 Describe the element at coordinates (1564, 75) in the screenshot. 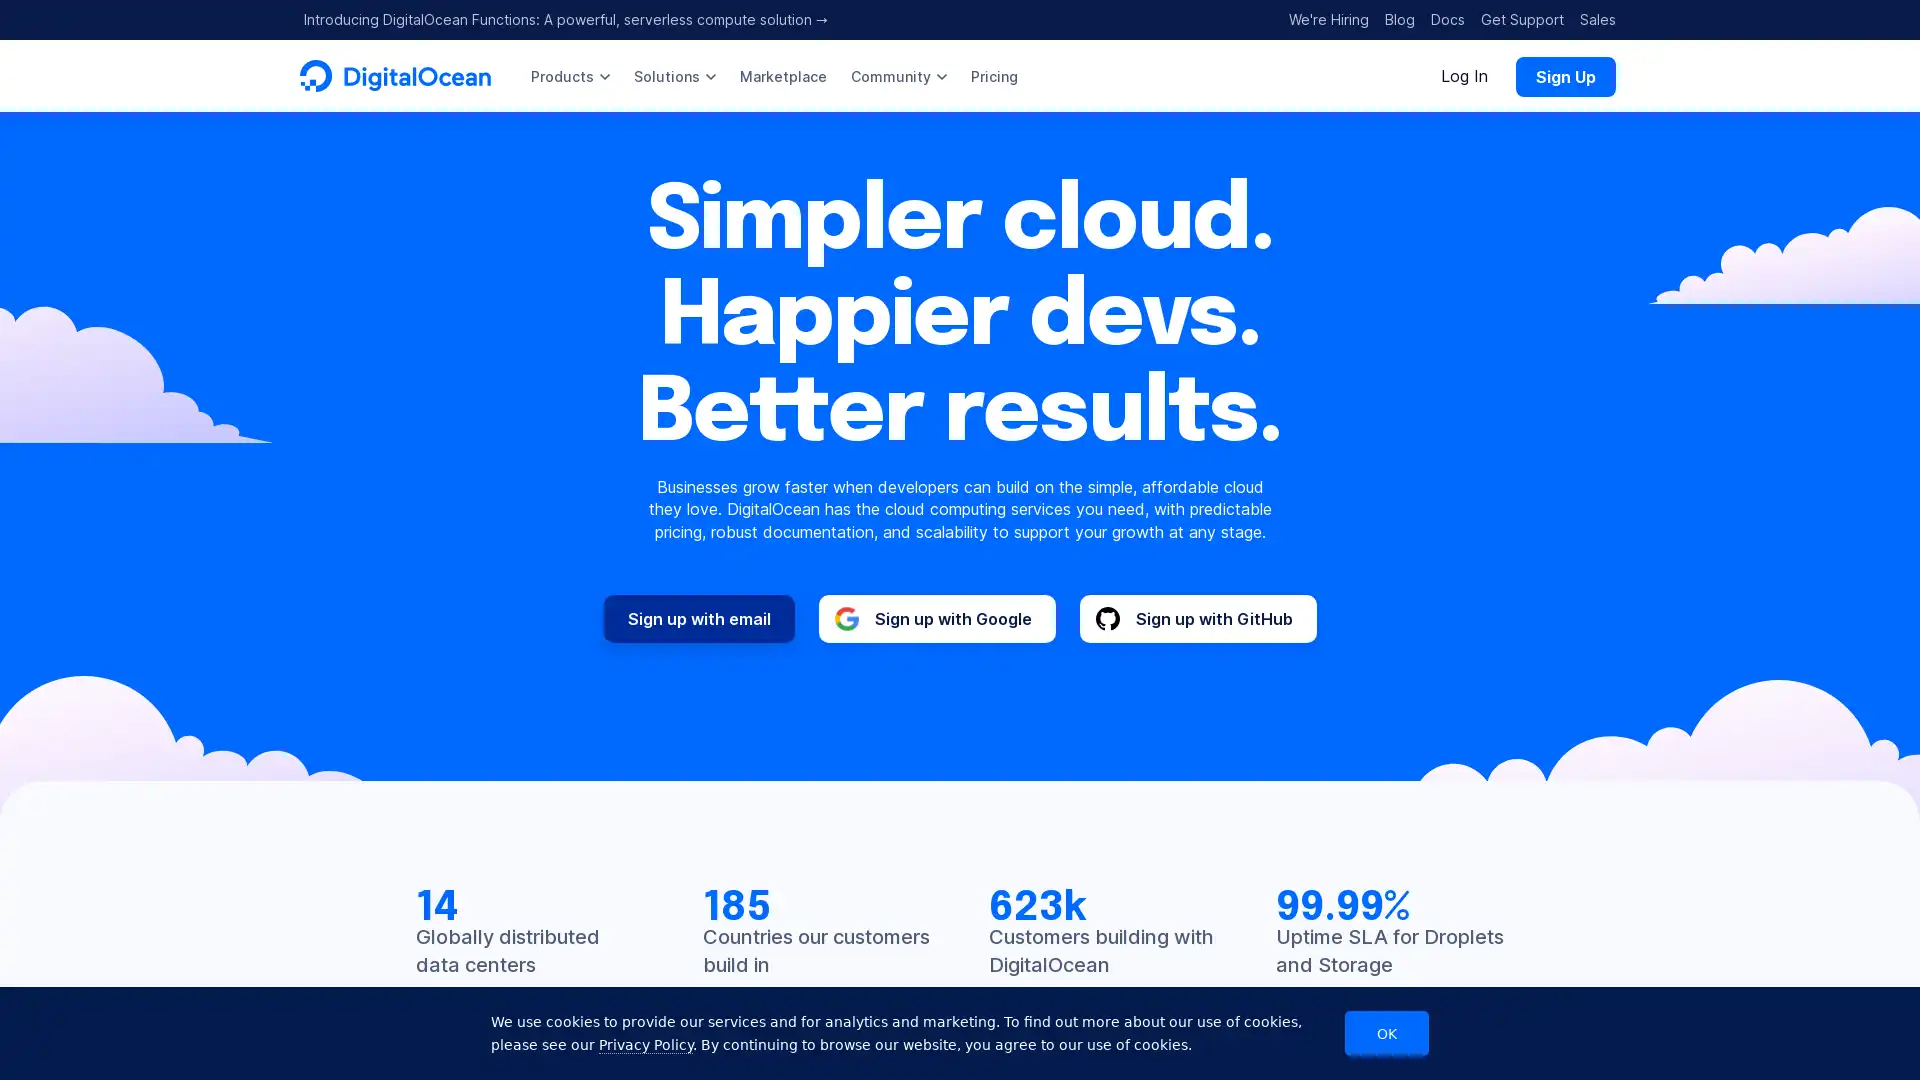

I see `Sign Up` at that location.